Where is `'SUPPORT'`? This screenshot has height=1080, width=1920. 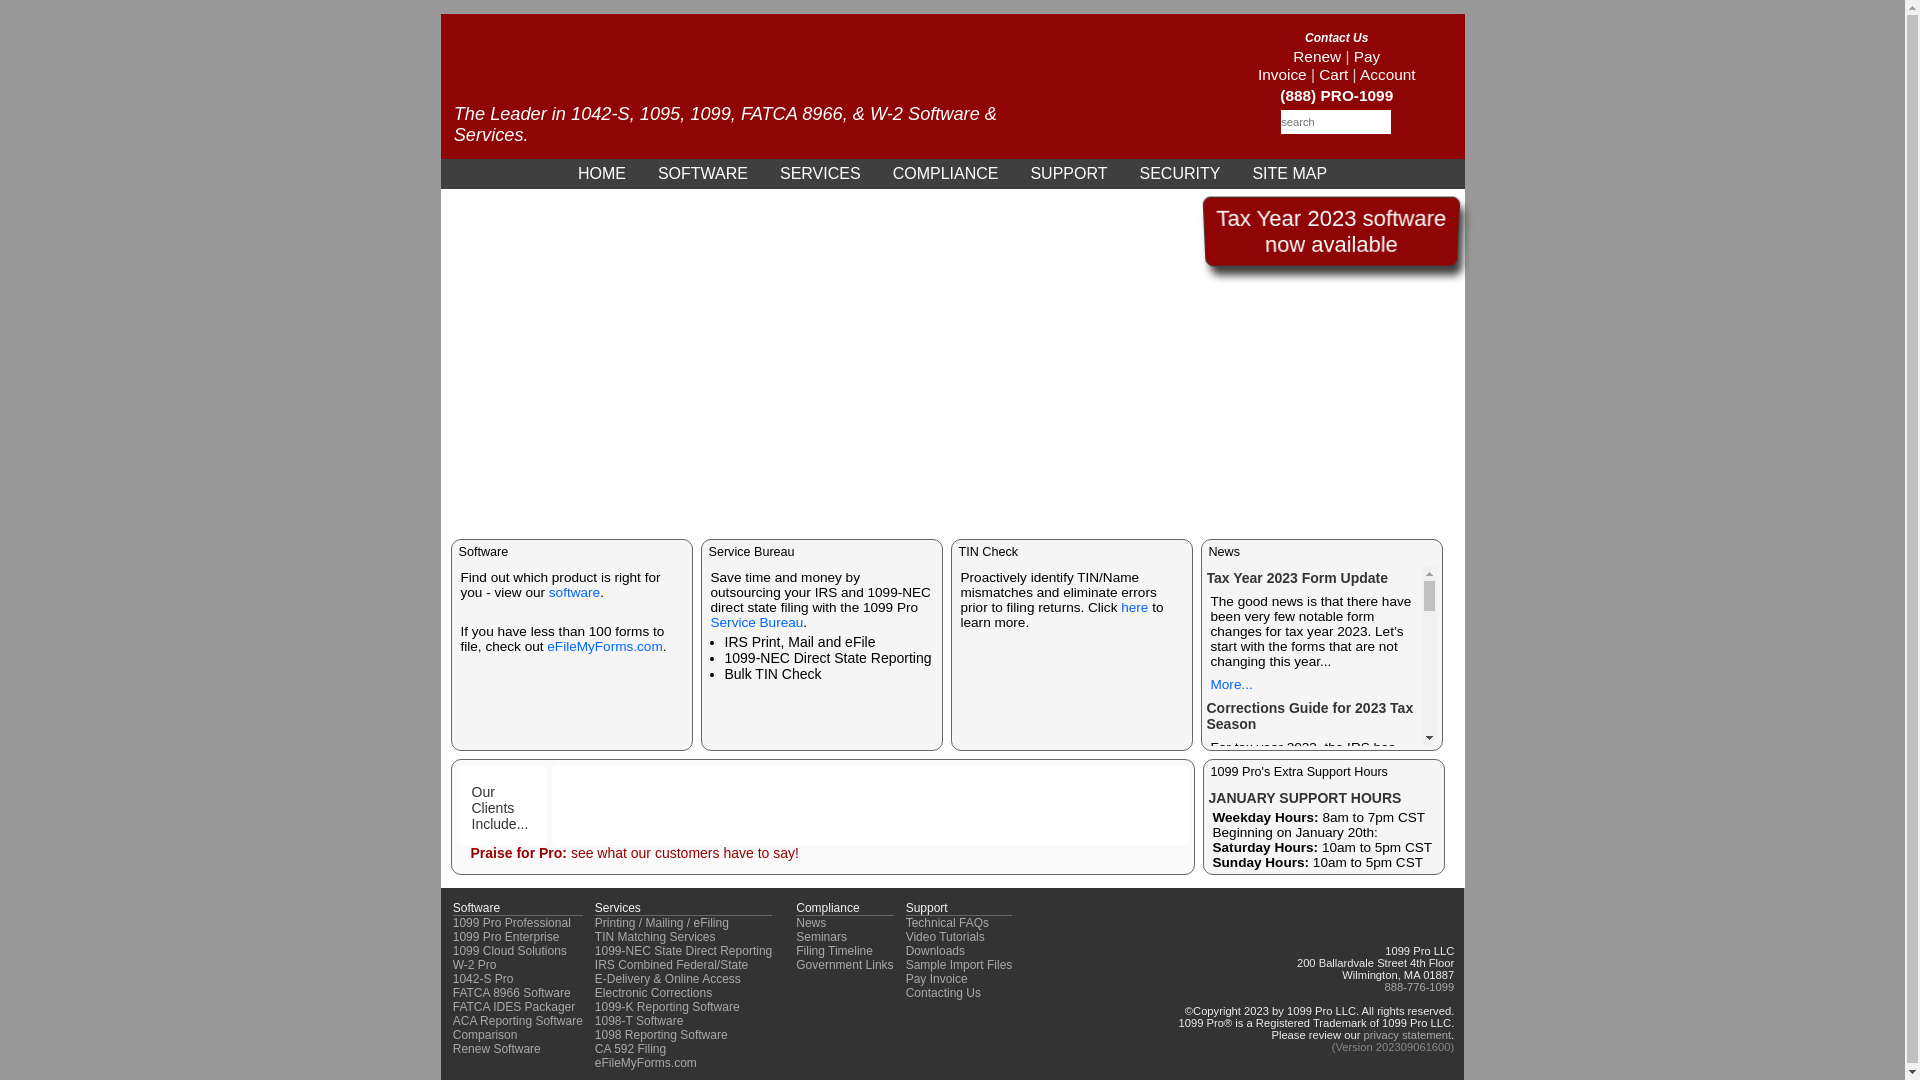
'SUPPORT' is located at coordinates (1067, 172).